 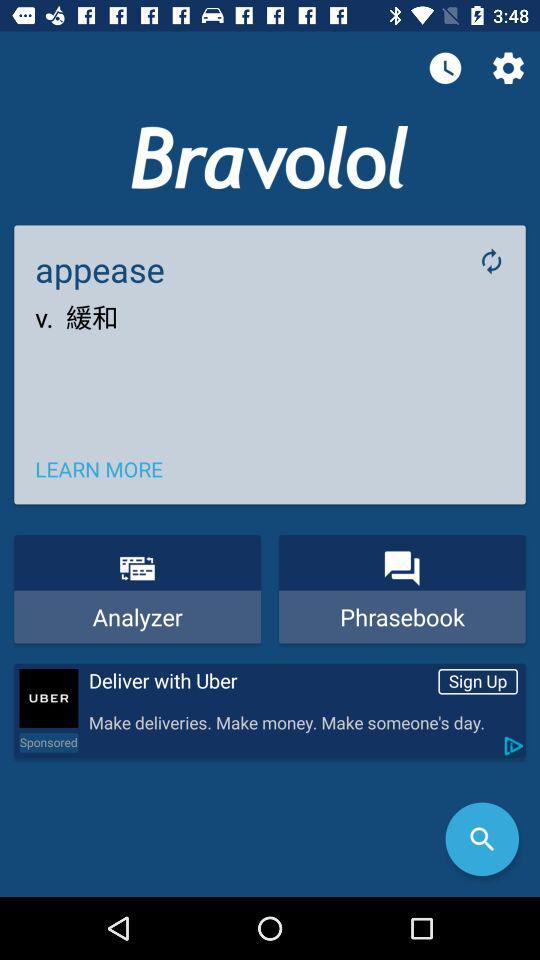 I want to click on uber signup button, so click(x=48, y=698).